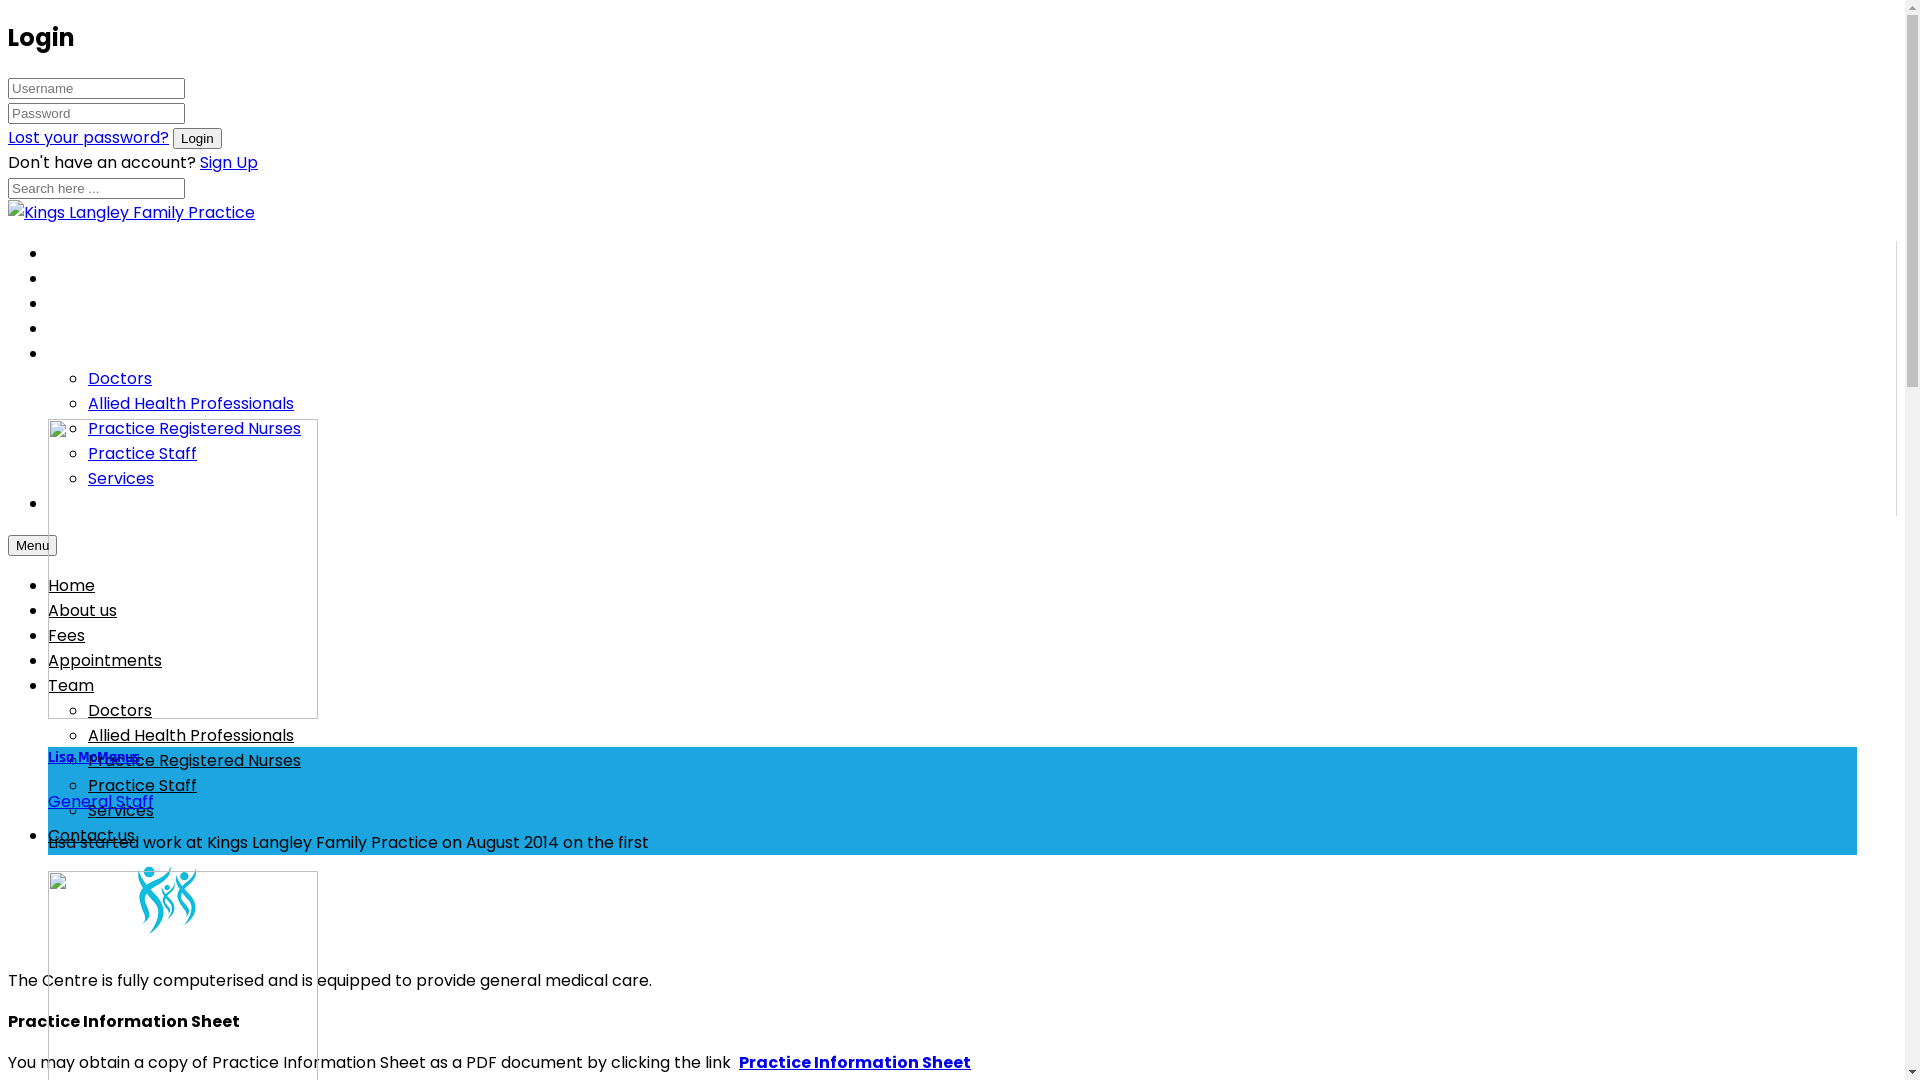 This screenshot has width=1920, height=1080. I want to click on 'Doctors', so click(119, 378).